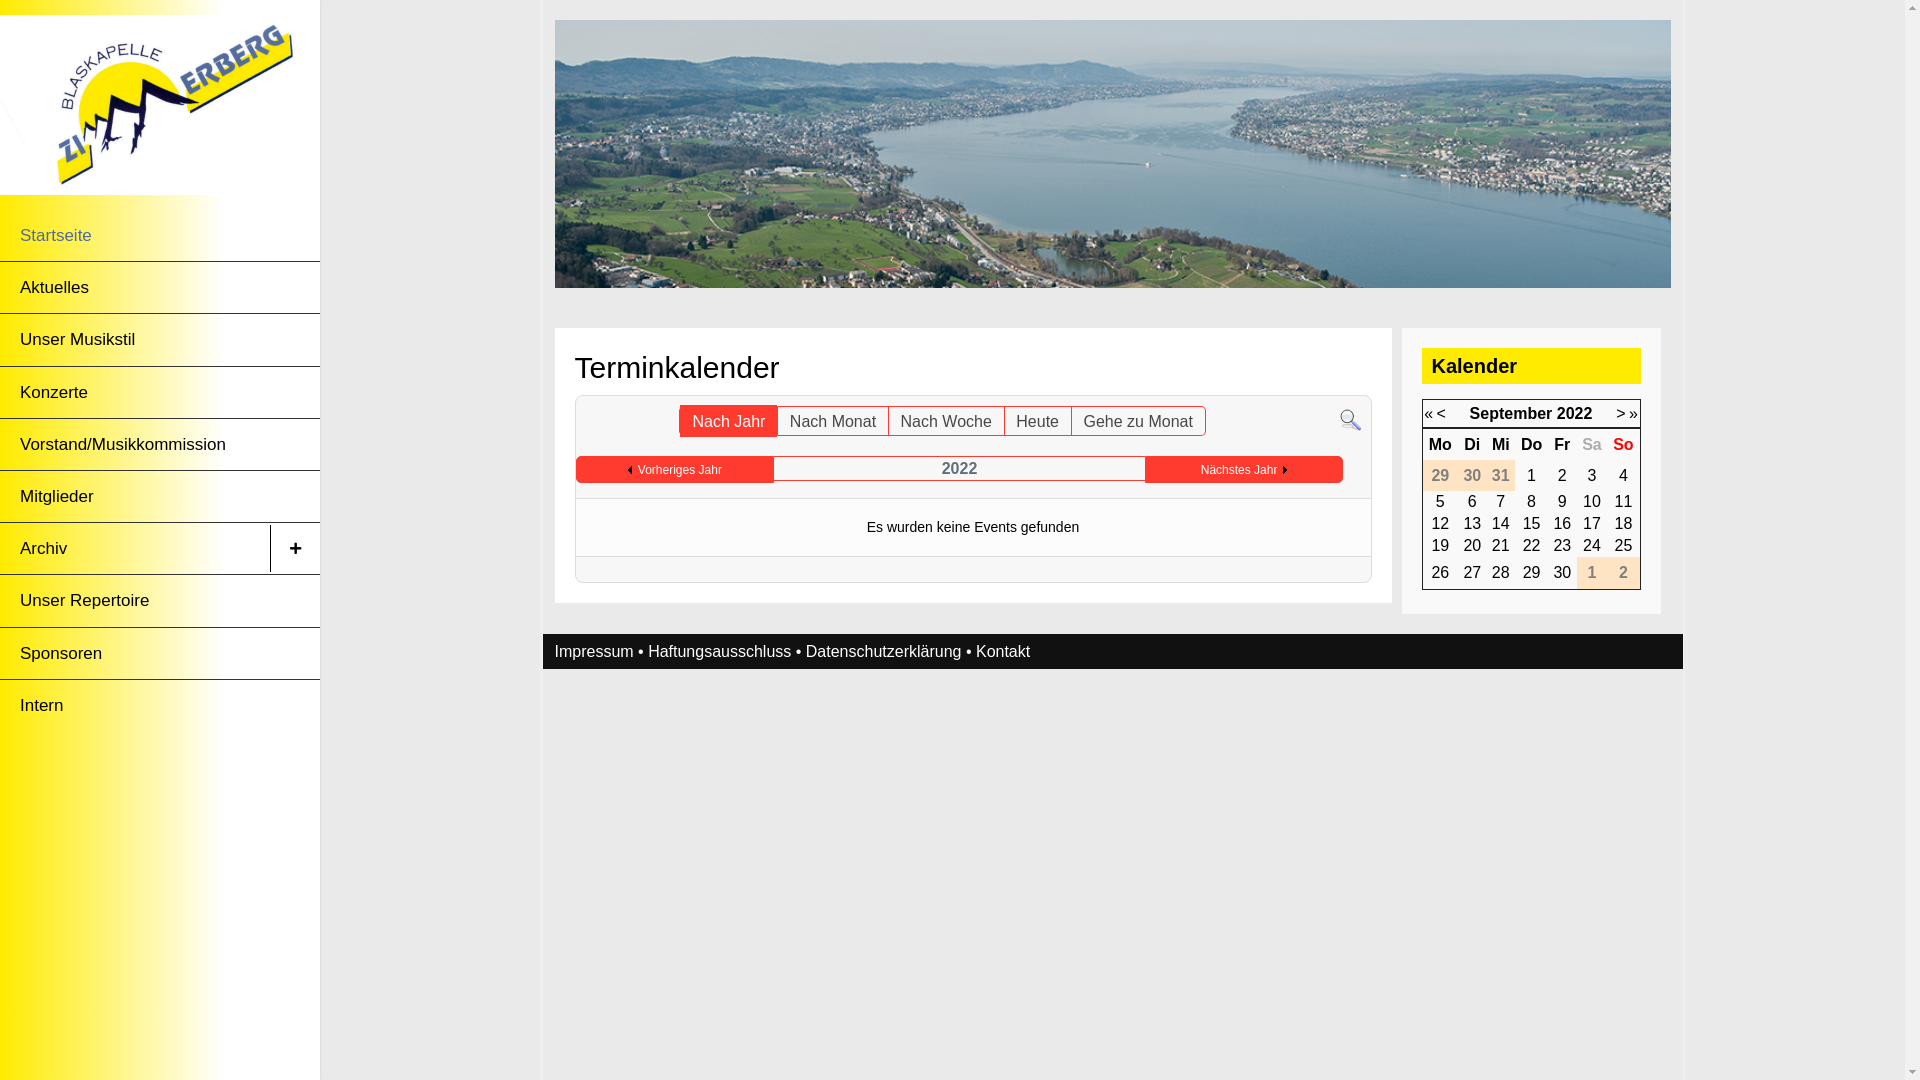 The width and height of the screenshot is (1920, 1080). I want to click on 'Haftungsausschluss', so click(719, 651).